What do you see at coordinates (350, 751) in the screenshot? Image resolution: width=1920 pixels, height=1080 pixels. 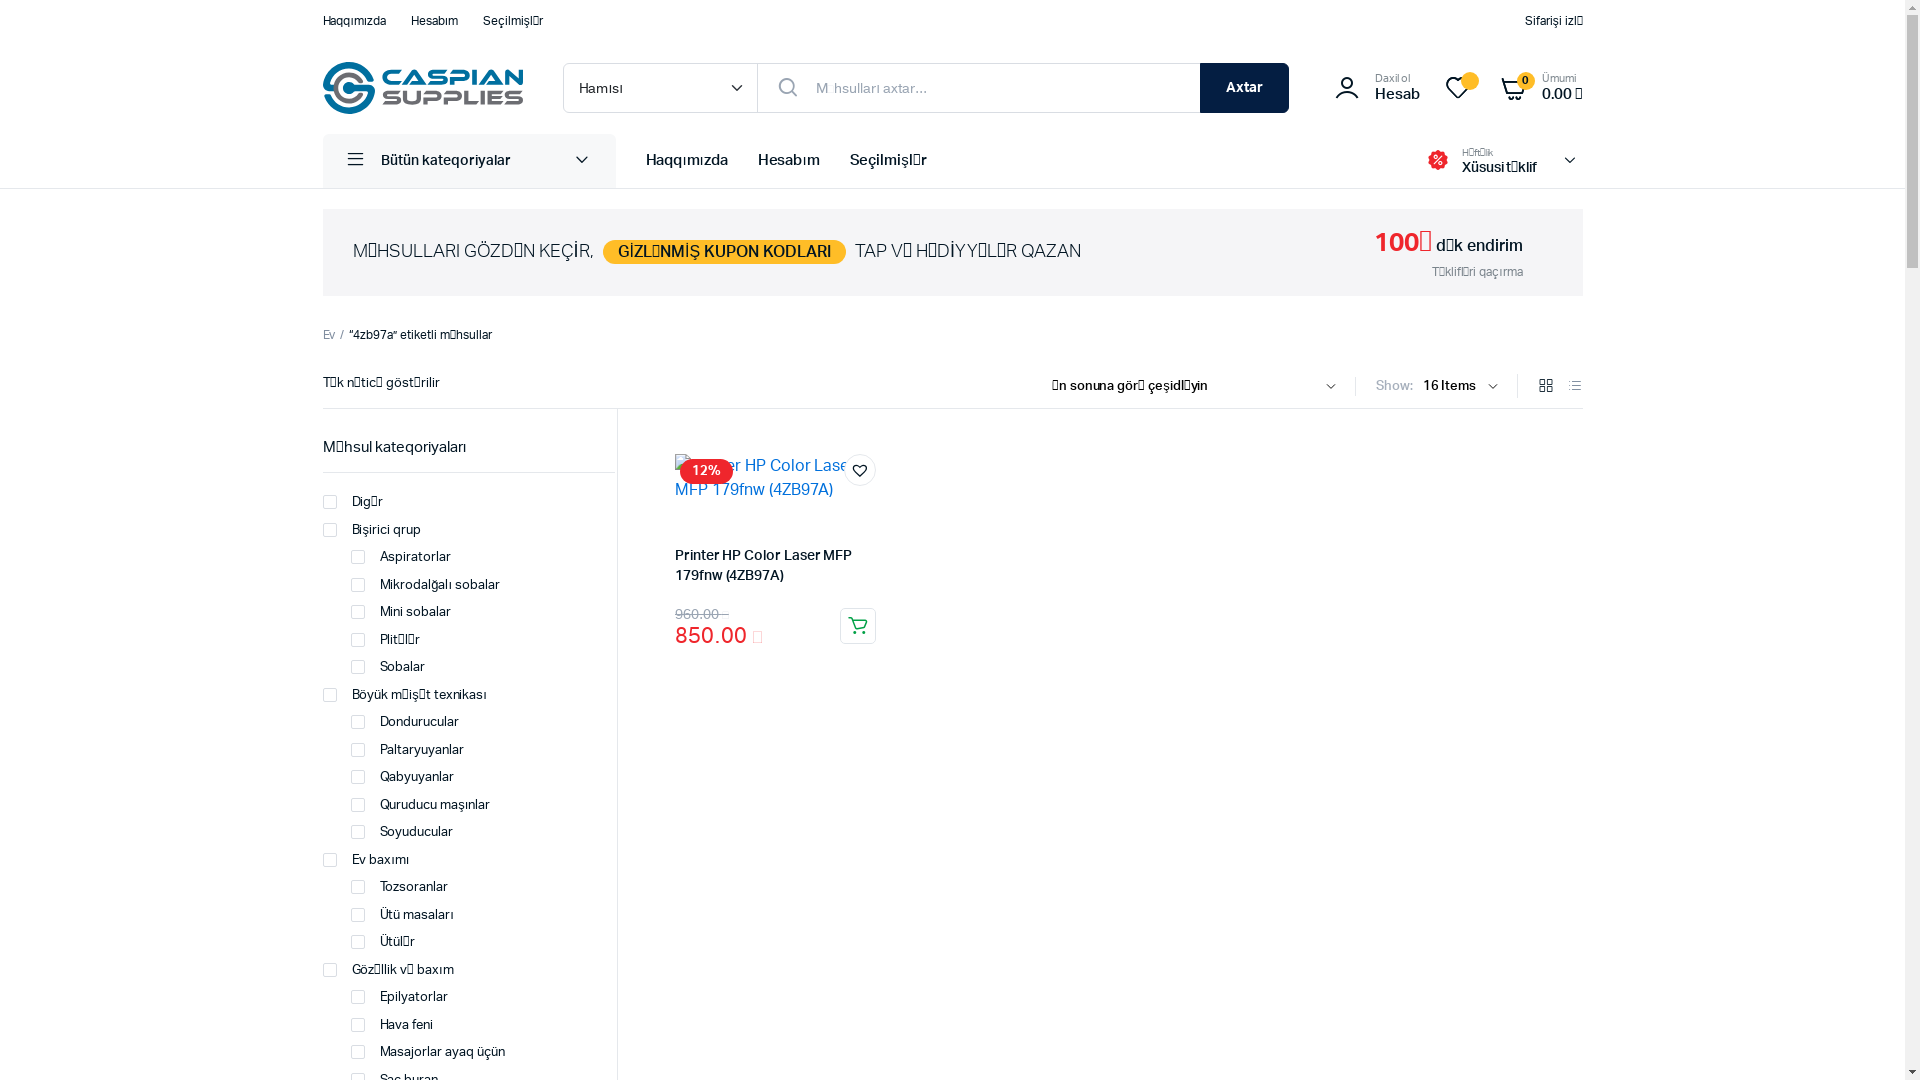 I see `'Paltaryuyanlar'` at bounding box center [350, 751].